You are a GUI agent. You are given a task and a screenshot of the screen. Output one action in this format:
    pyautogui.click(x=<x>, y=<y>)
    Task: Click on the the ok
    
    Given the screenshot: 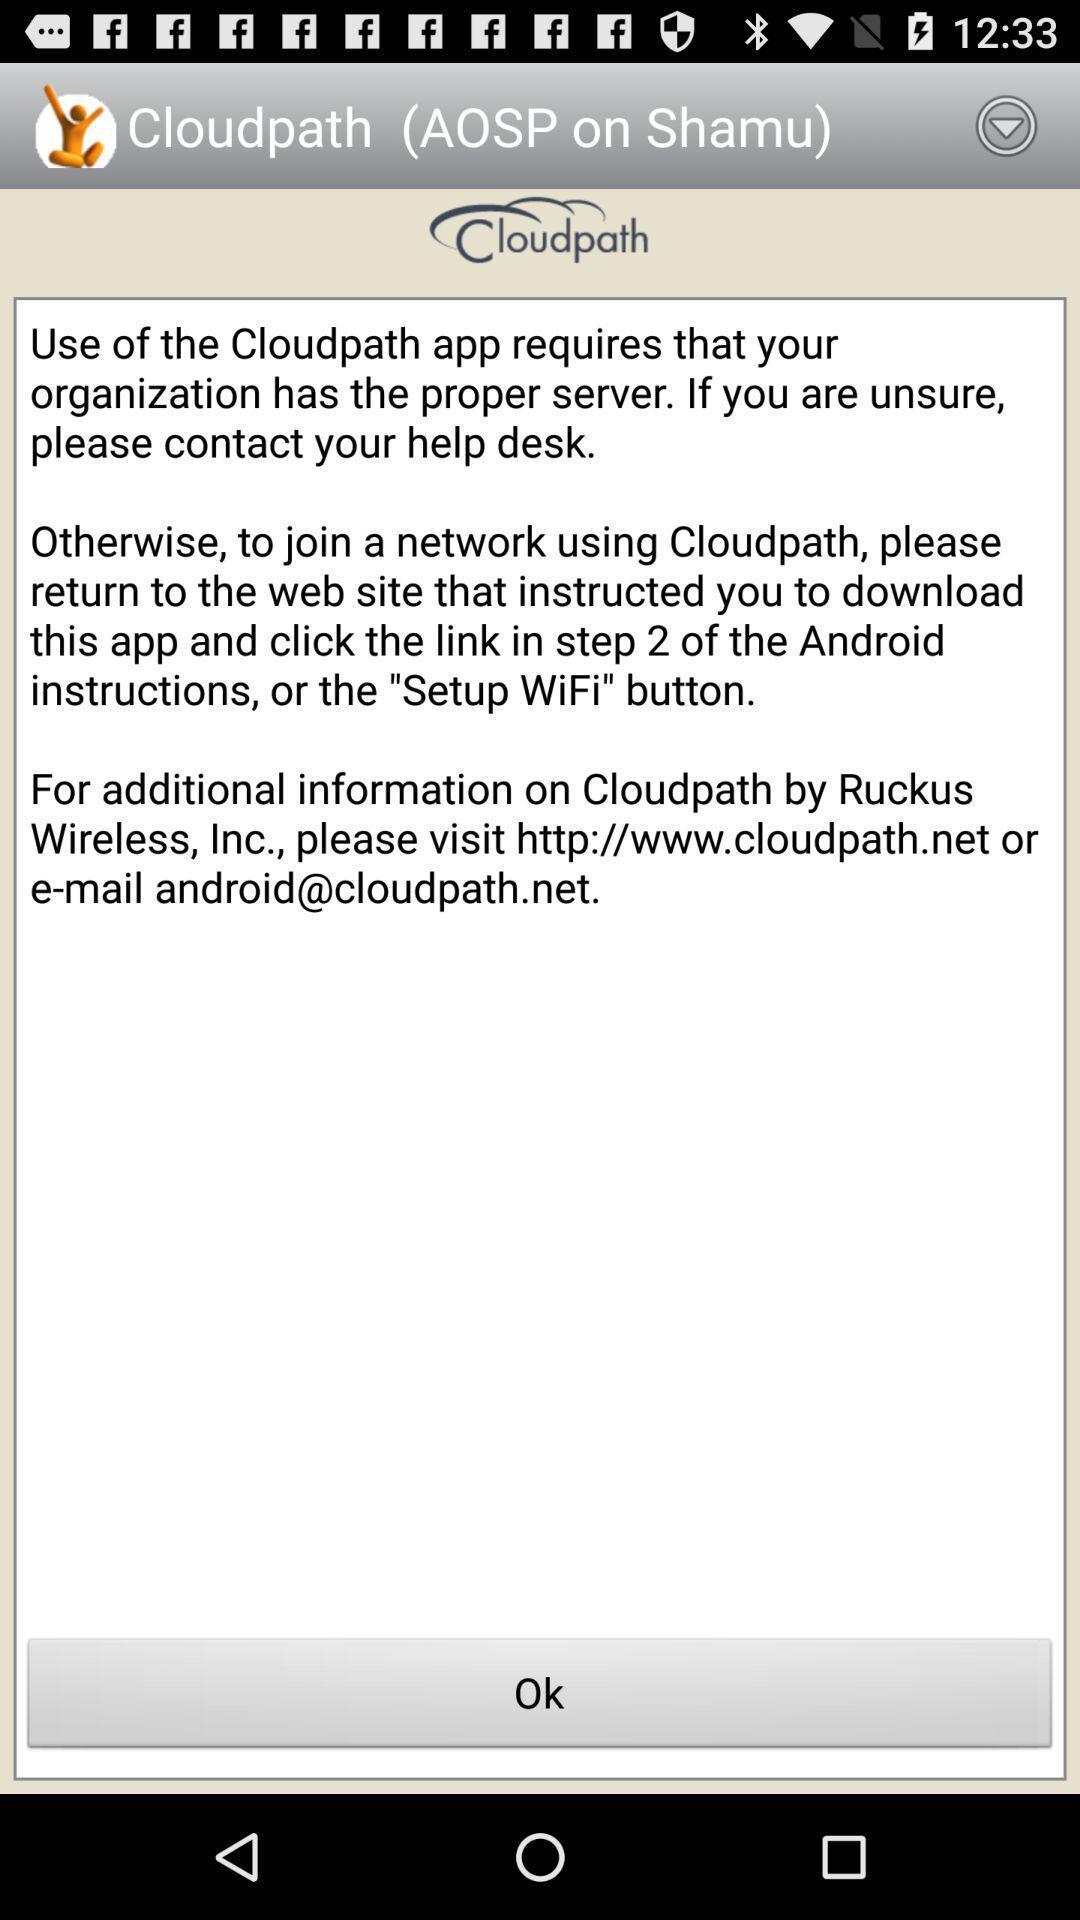 What is the action you would take?
    pyautogui.click(x=540, y=1697)
    